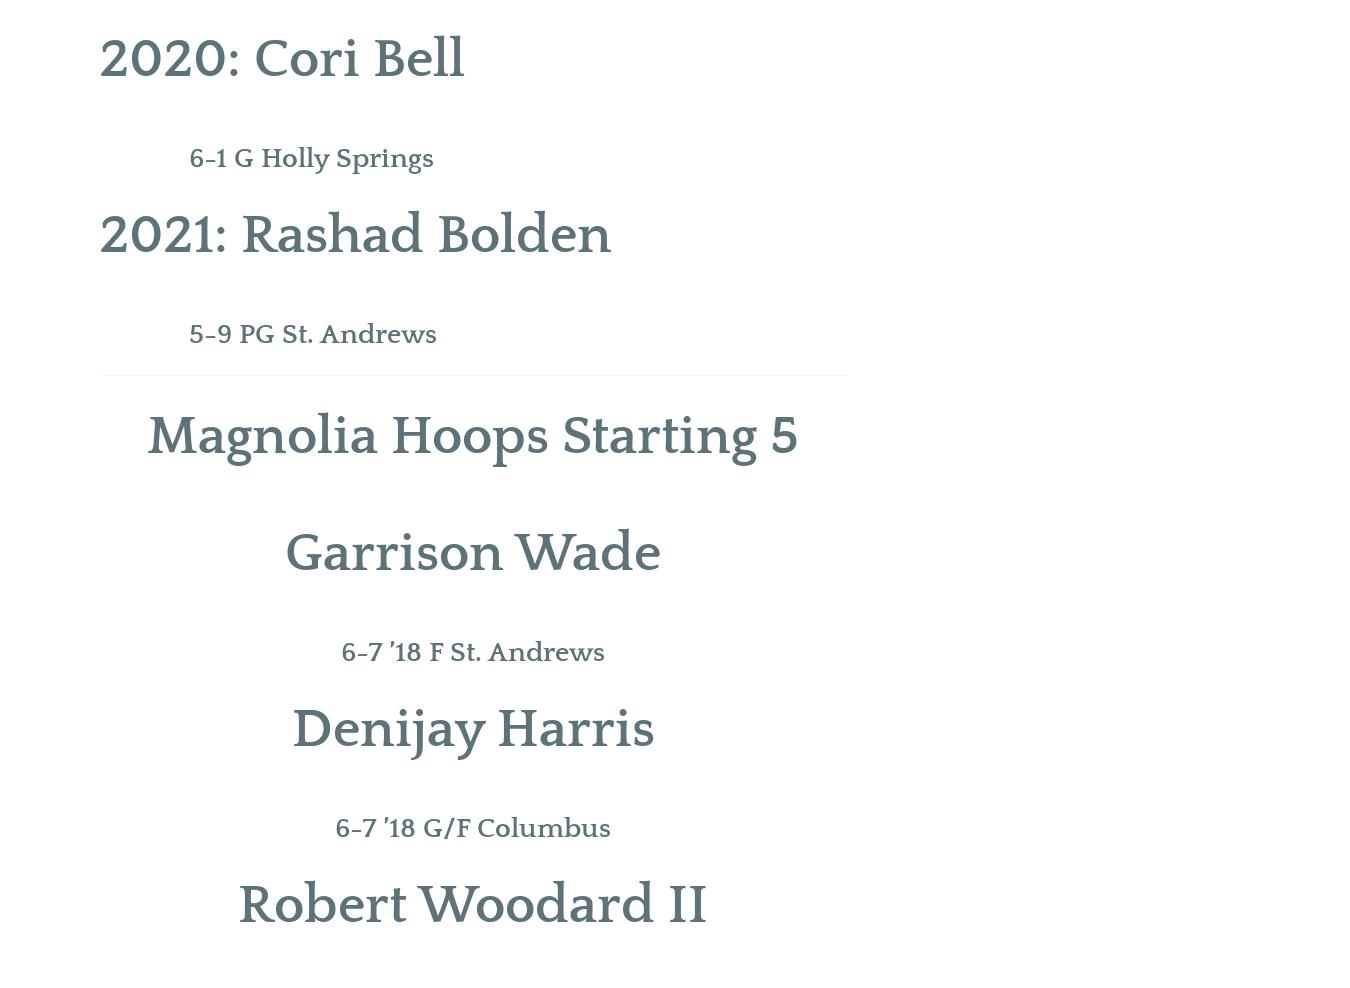 Image resolution: width=1350 pixels, height=988 pixels. I want to click on 'Magnolia Hoops Starting 5', so click(147, 436).